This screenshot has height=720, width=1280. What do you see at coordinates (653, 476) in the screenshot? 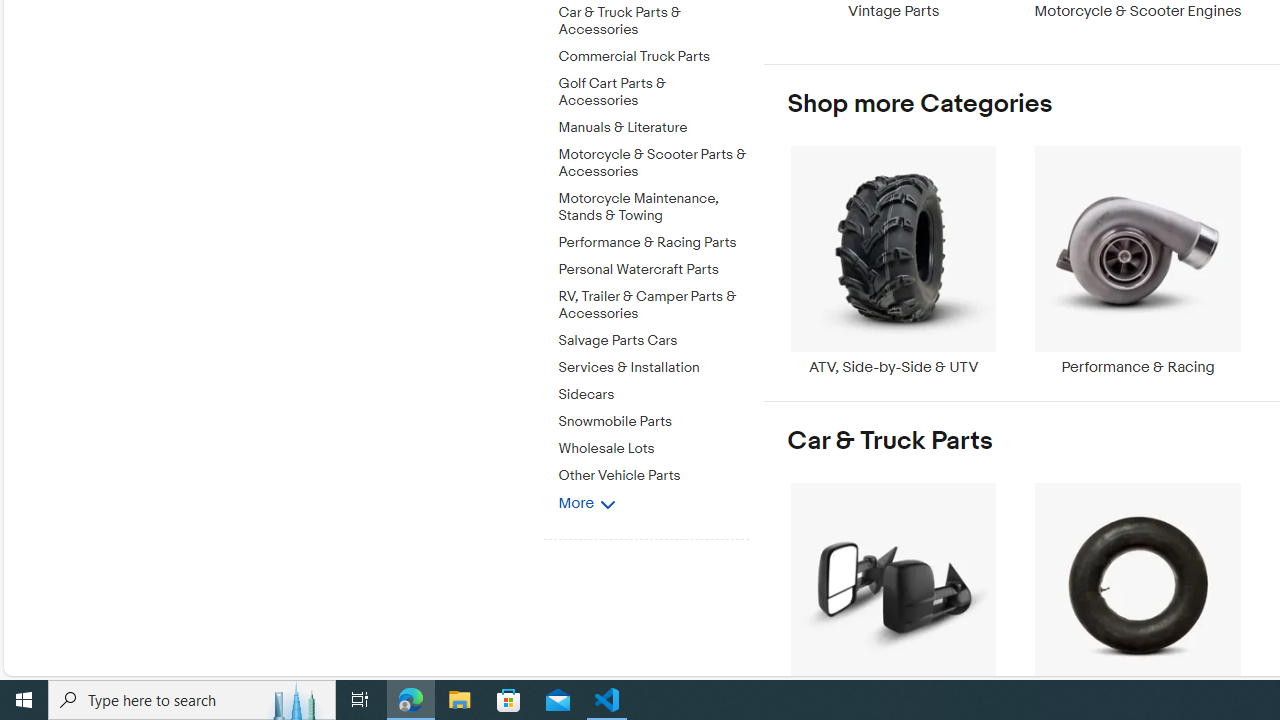
I see `'Other Vehicle Parts'` at bounding box center [653, 476].